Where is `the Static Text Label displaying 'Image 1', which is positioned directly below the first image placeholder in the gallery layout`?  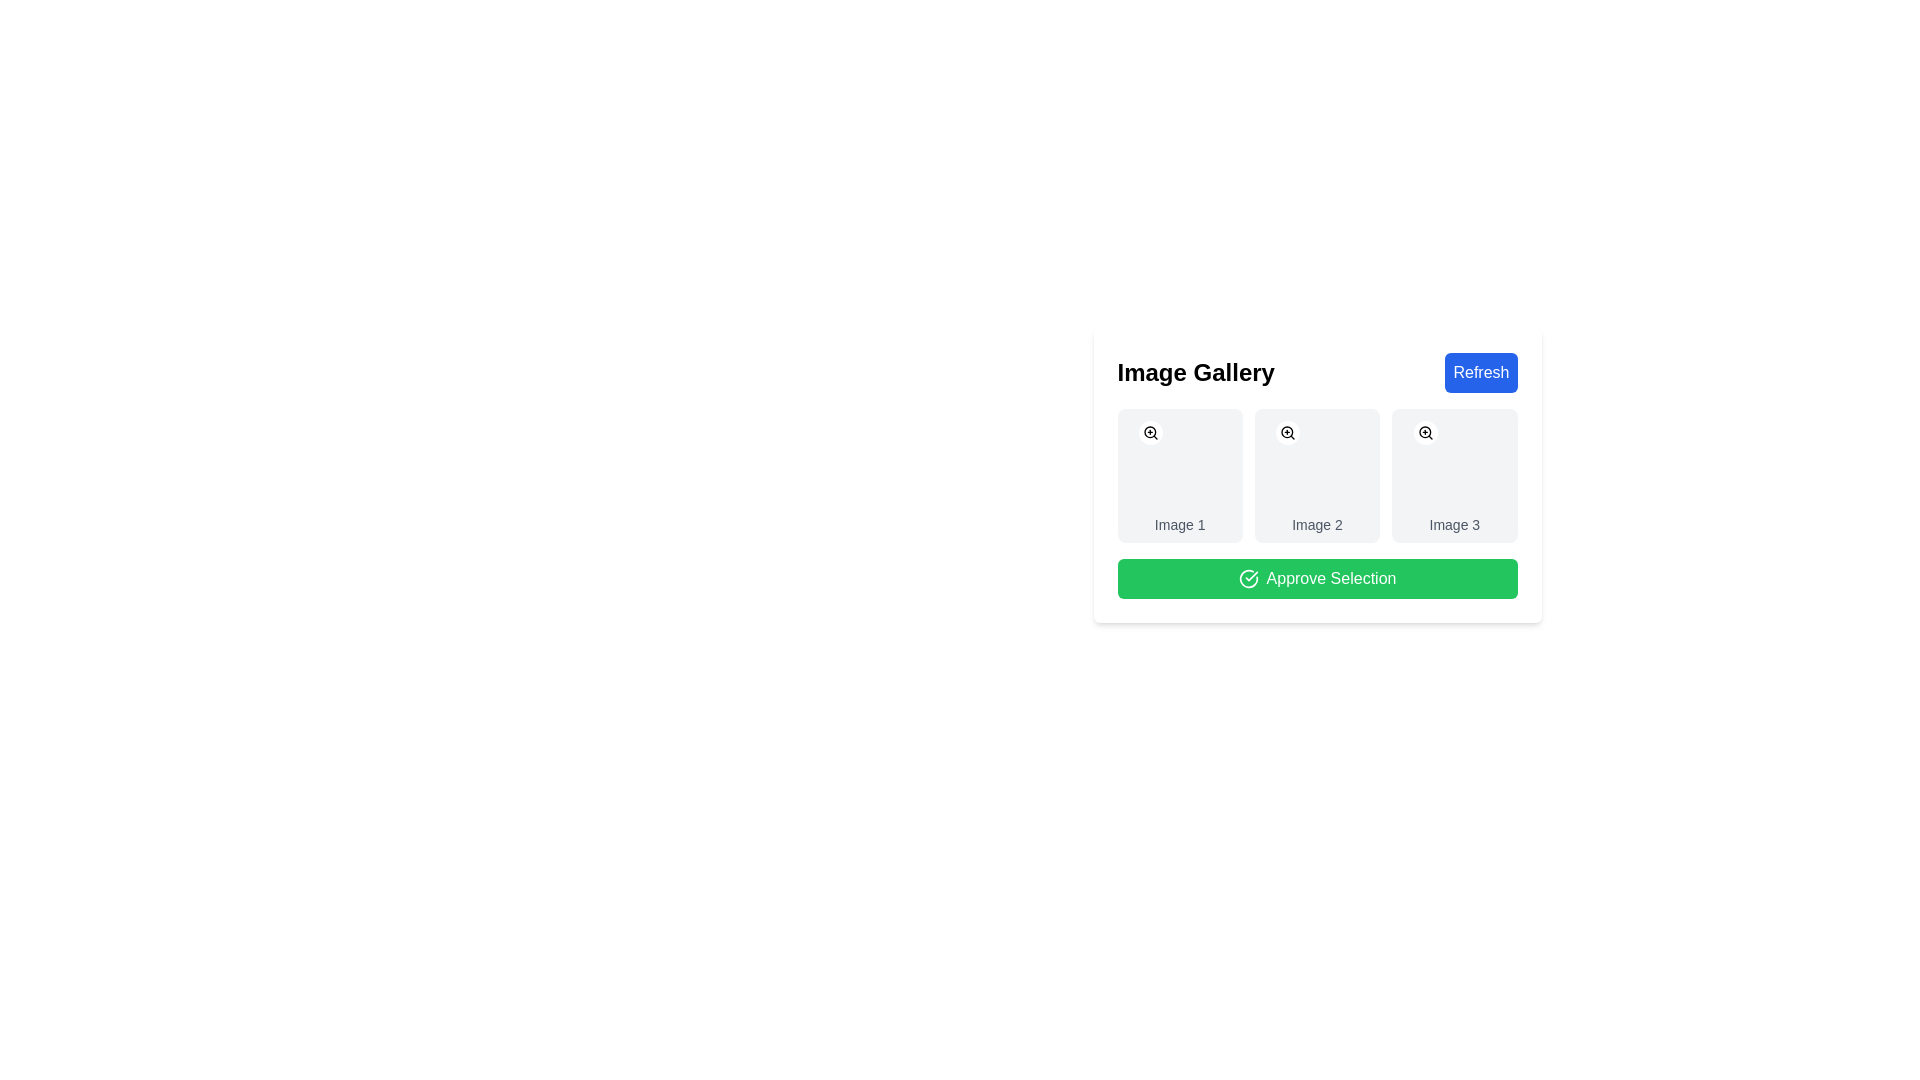 the Static Text Label displaying 'Image 1', which is positioned directly below the first image placeholder in the gallery layout is located at coordinates (1180, 523).